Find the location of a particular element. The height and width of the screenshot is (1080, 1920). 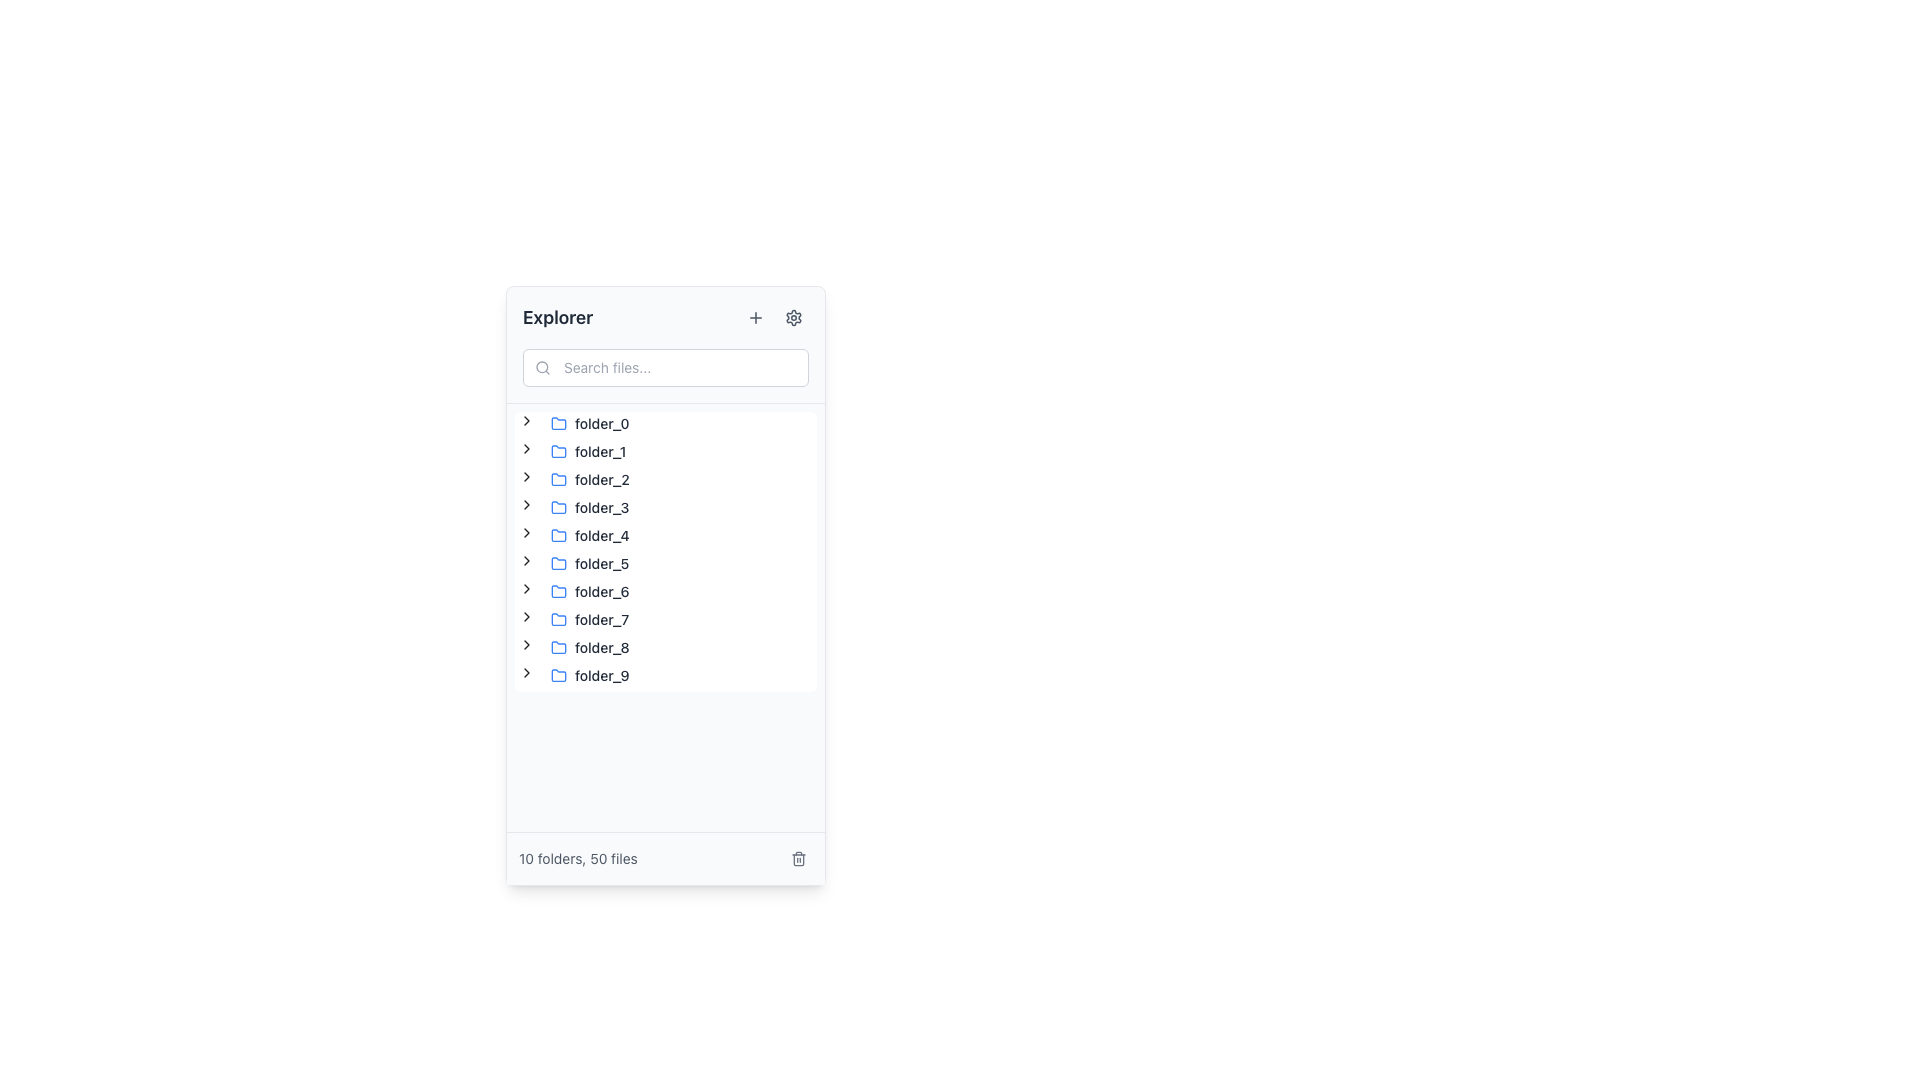

the list item labeled 'folder_3', which consists of a blue folder icon and the text 'folder_3' is located at coordinates (589, 507).